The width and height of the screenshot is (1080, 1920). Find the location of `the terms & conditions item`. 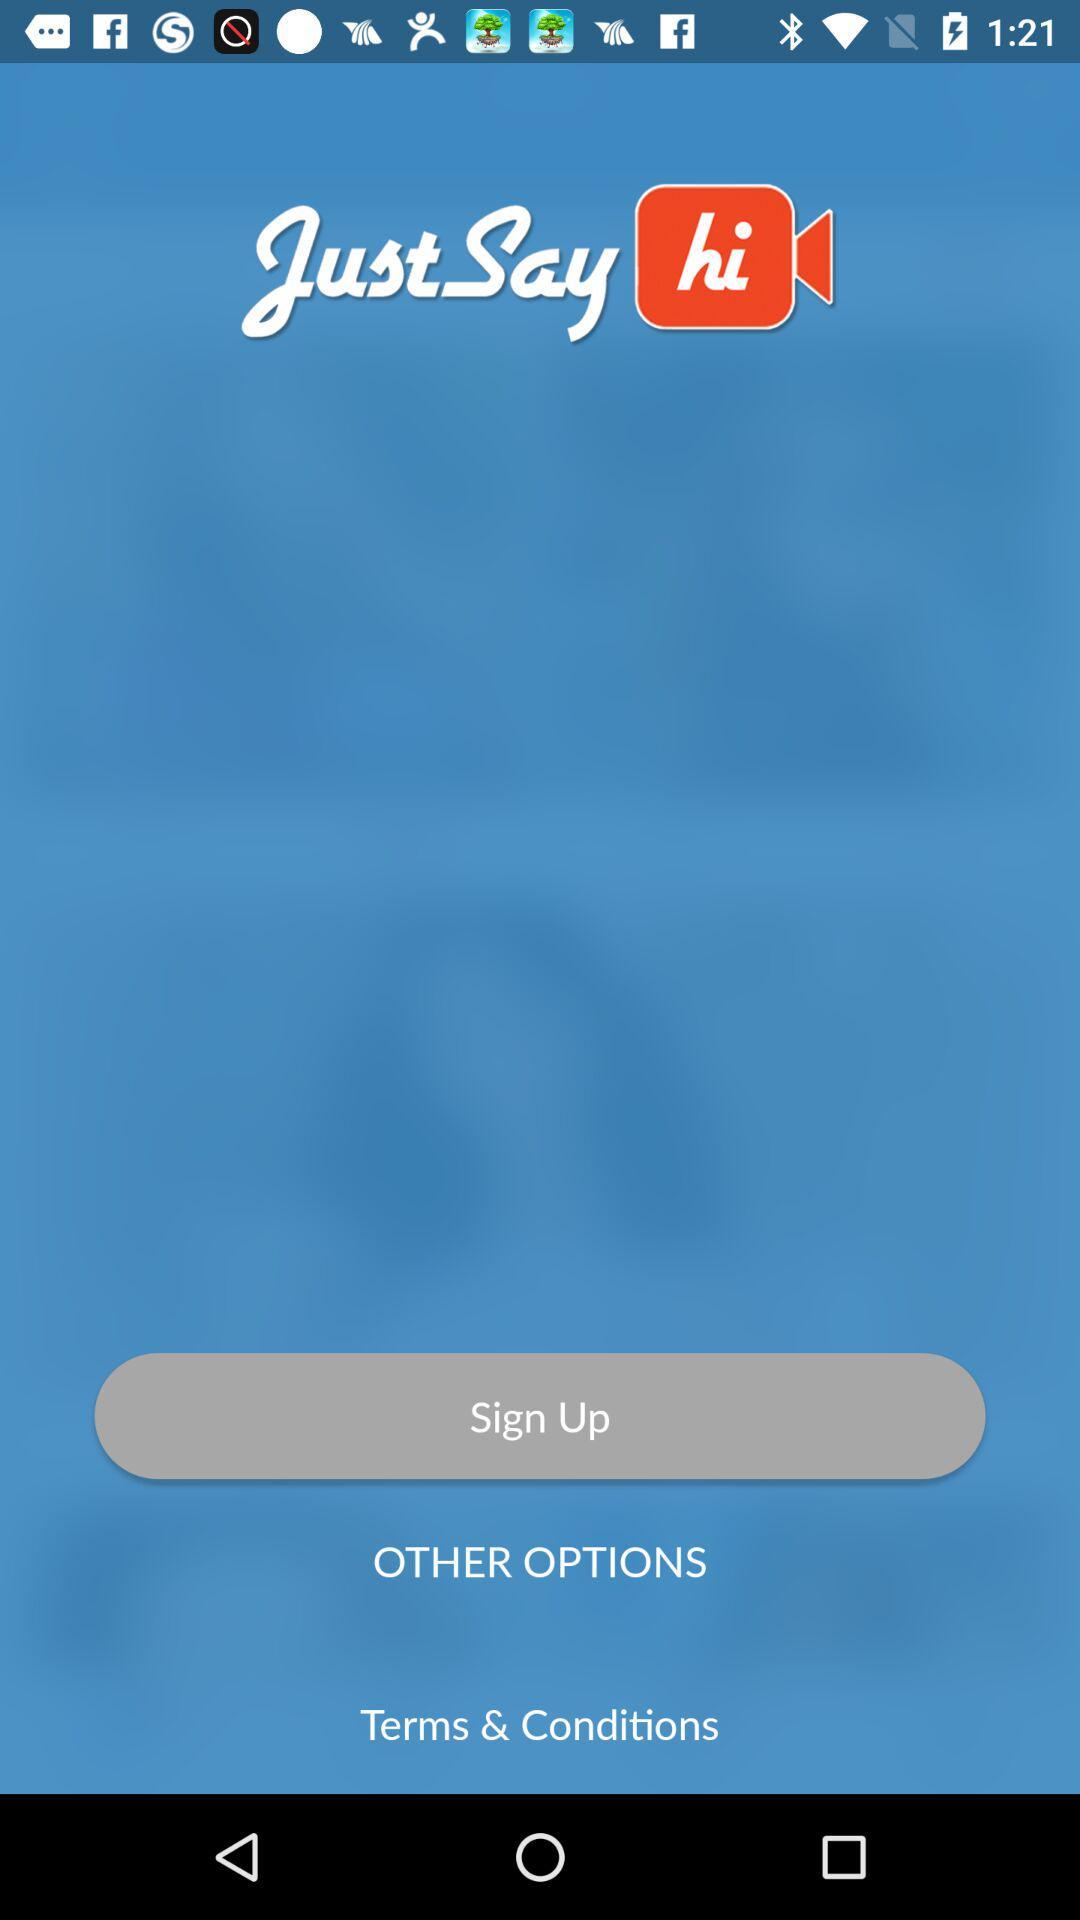

the terms & conditions item is located at coordinates (538, 1722).